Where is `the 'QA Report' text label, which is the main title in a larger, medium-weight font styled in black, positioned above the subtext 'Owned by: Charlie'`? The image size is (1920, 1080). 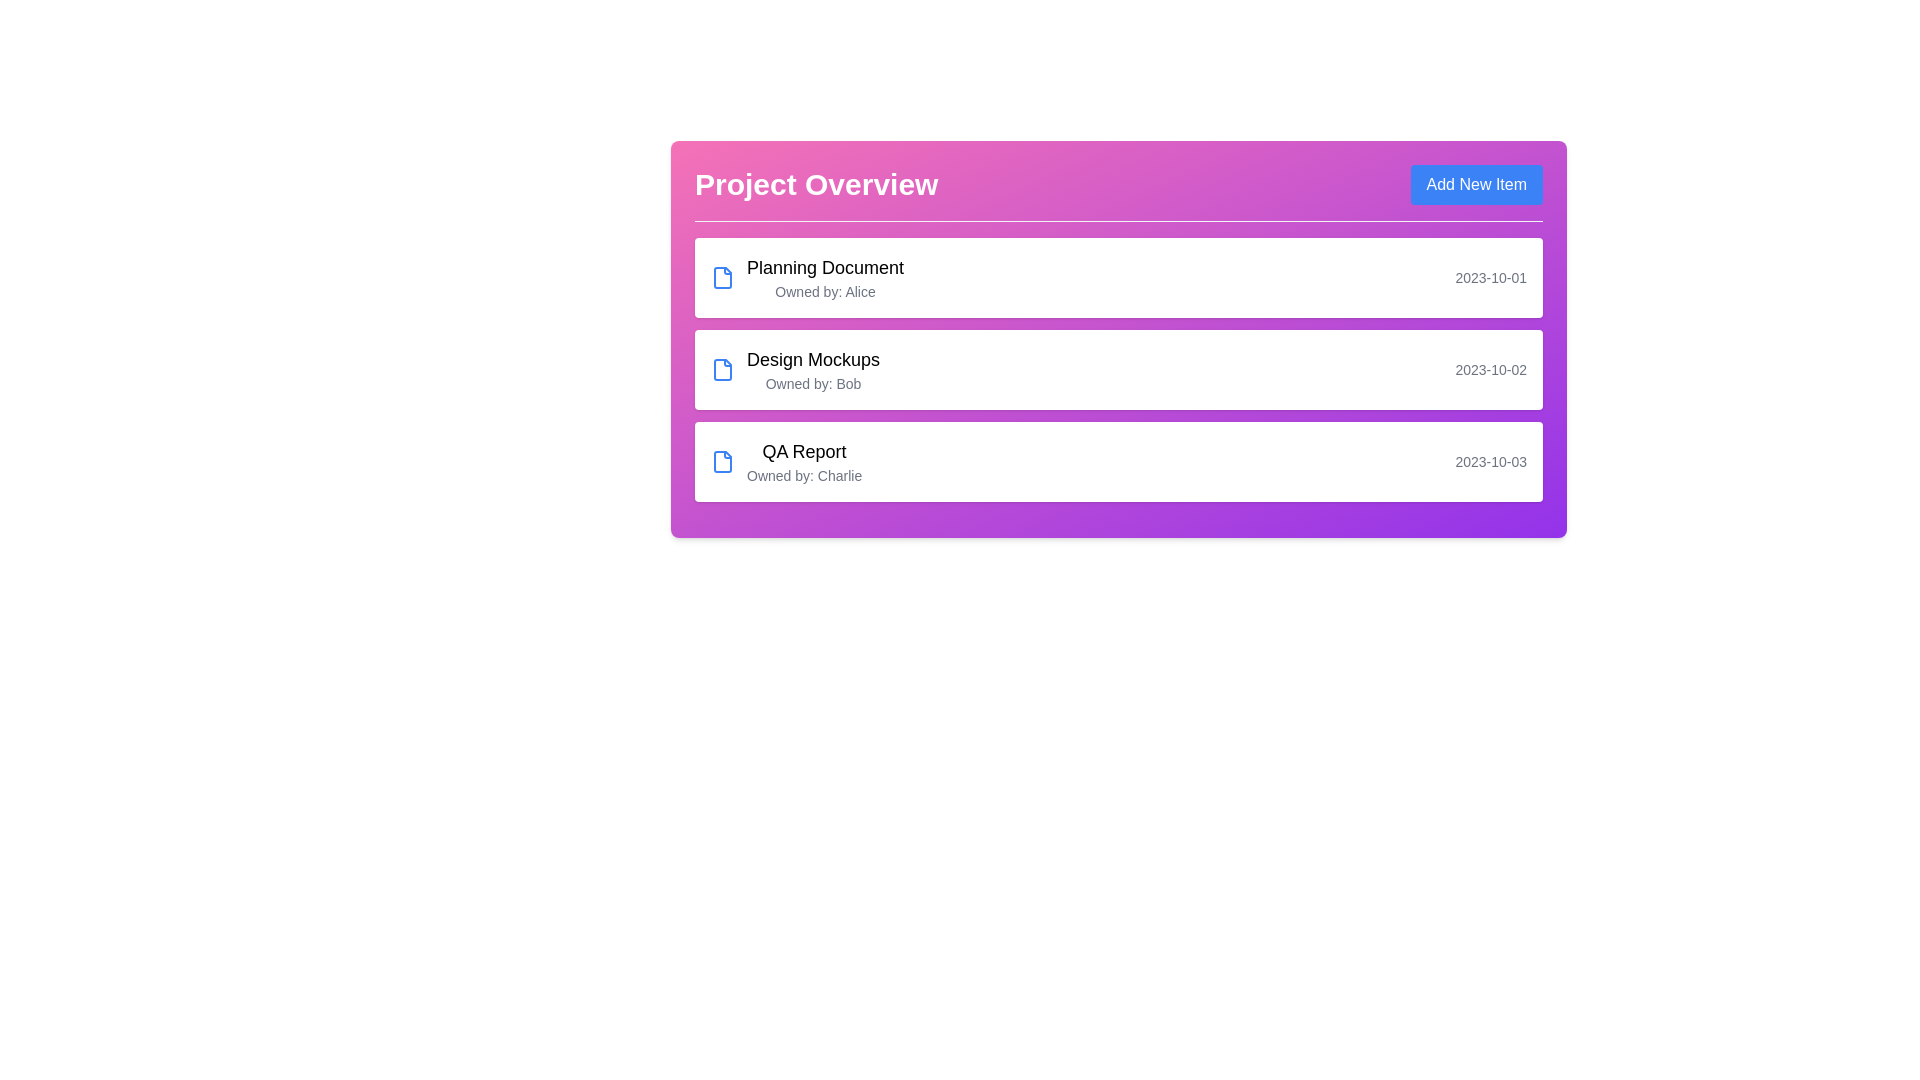 the 'QA Report' text label, which is the main title in a larger, medium-weight font styled in black, positioned above the subtext 'Owned by: Charlie' is located at coordinates (804, 451).